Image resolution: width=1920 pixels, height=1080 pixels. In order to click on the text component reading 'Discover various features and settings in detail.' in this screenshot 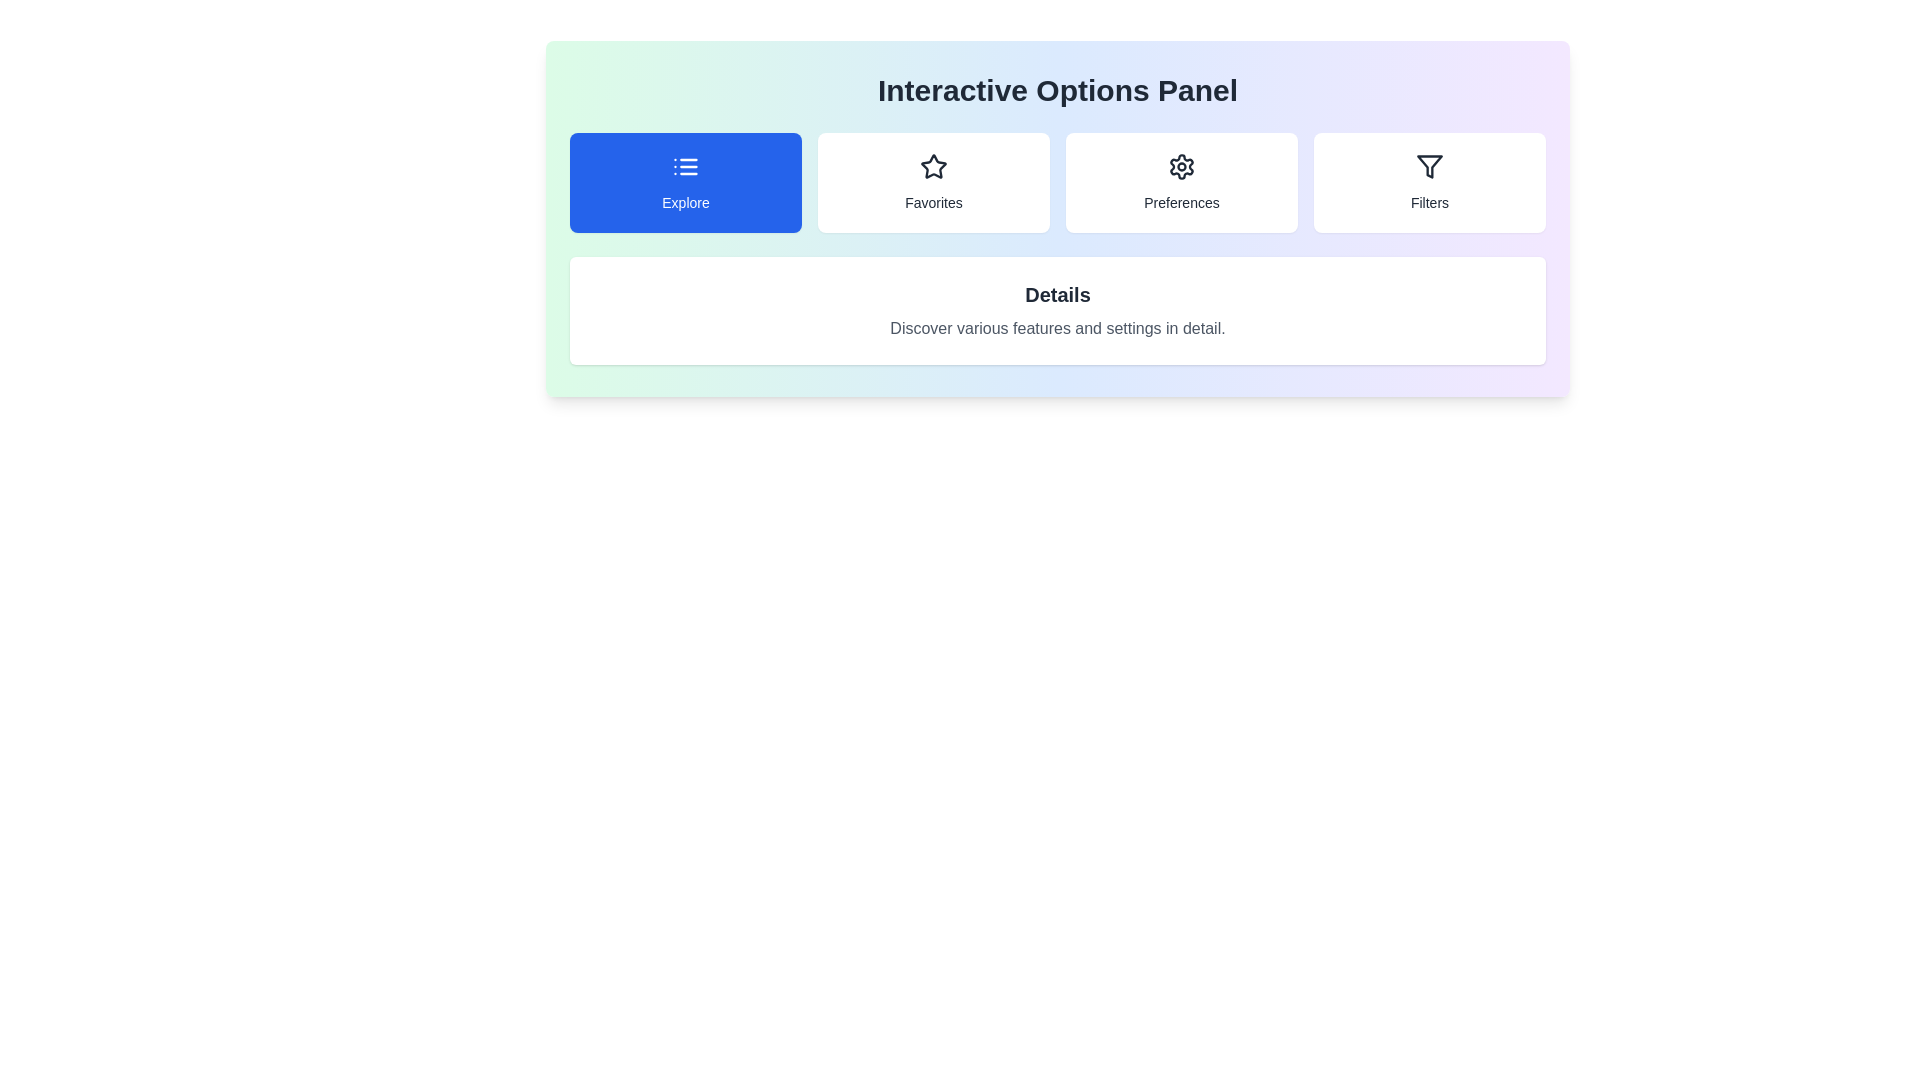, I will do `click(1056, 327)`.